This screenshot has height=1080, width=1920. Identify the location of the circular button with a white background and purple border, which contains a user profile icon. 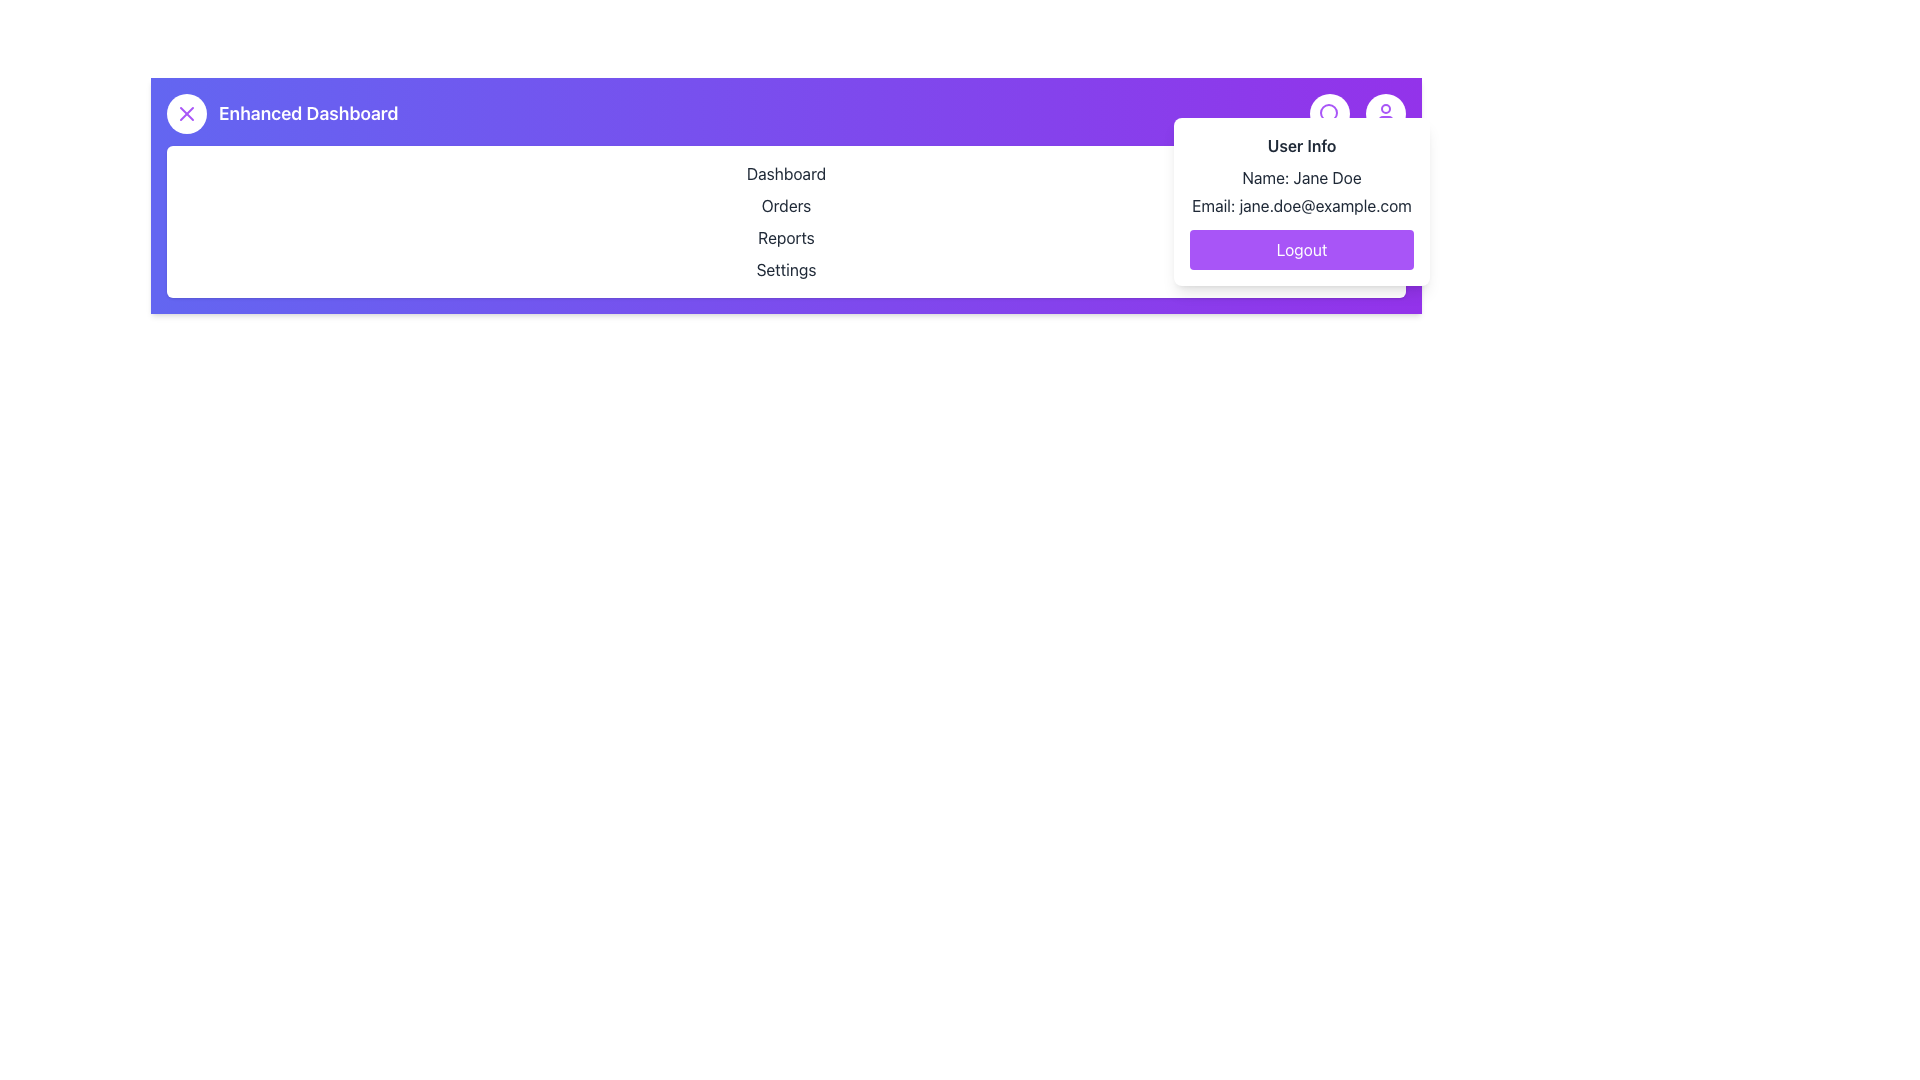
(1385, 114).